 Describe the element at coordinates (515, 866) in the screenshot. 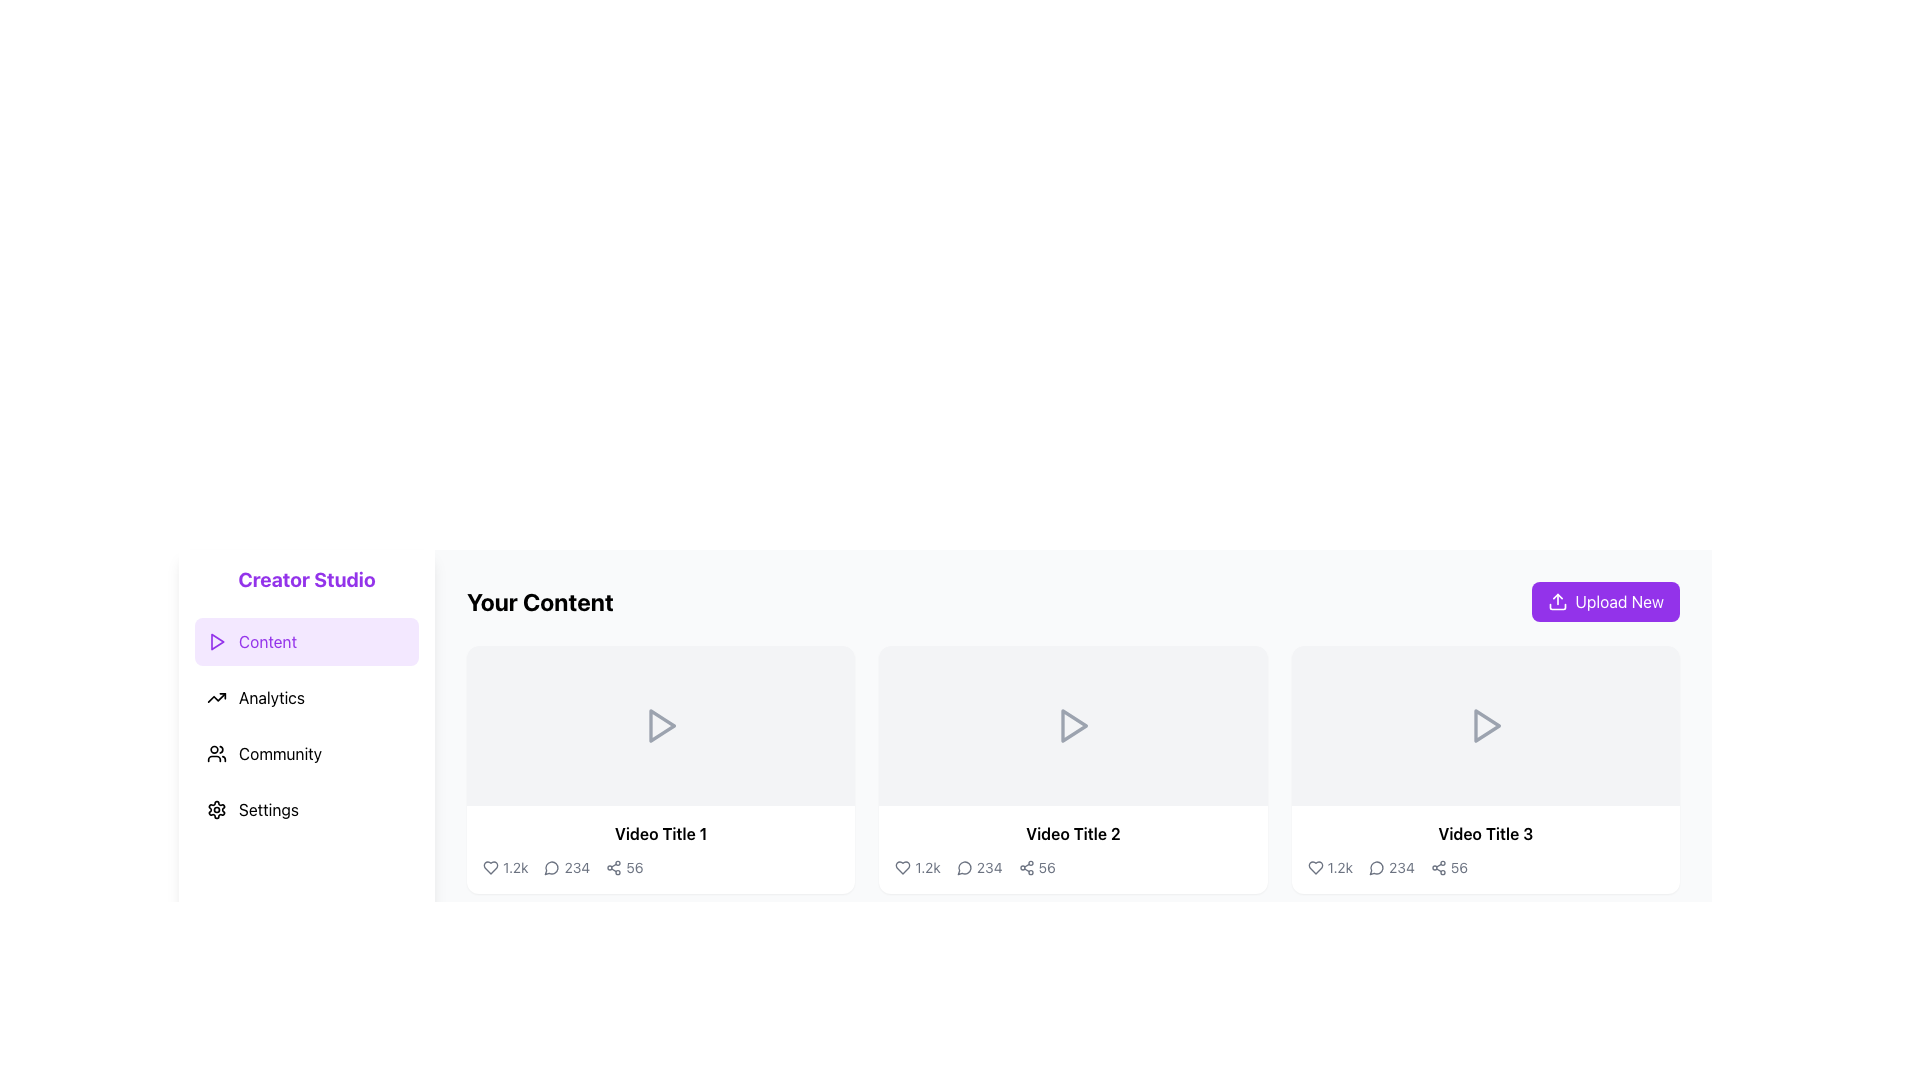

I see `the text display showing '1.2k' located below 'Video Title 1' and to the right of the heart icon, which is the rightmost element in its group` at that location.